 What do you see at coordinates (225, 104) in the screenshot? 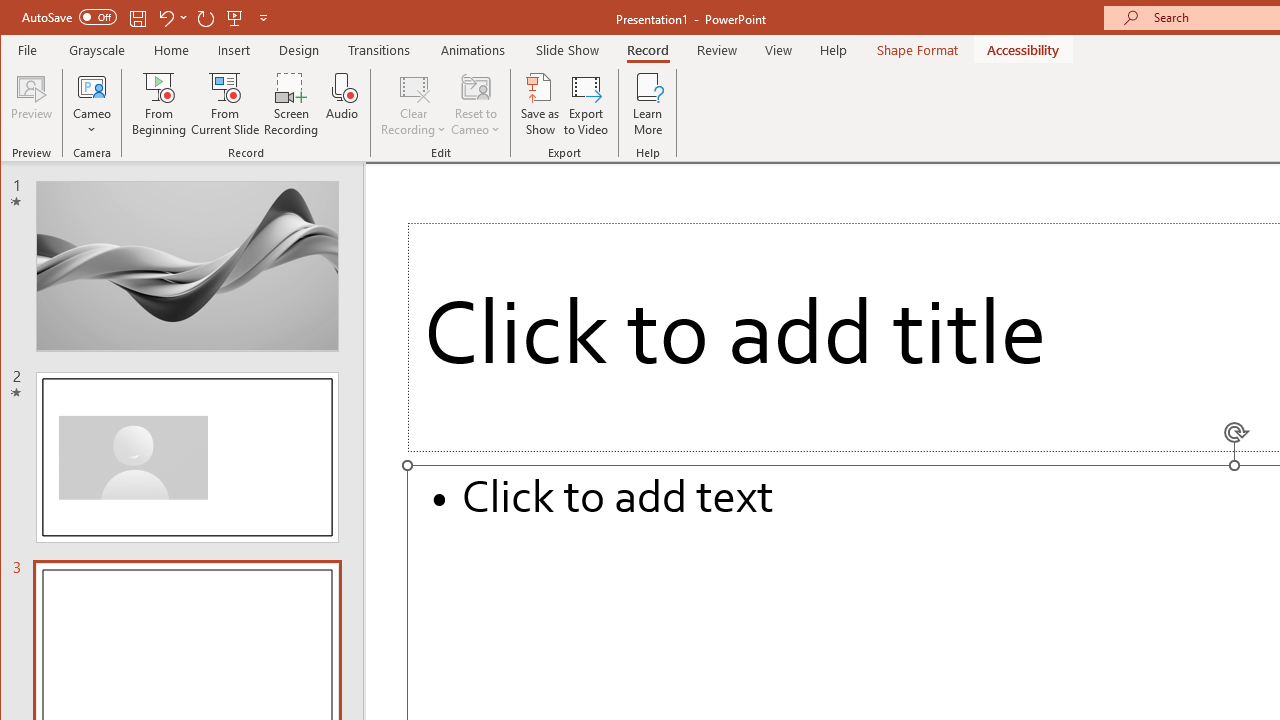
I see `'From Current Slide...'` at bounding box center [225, 104].